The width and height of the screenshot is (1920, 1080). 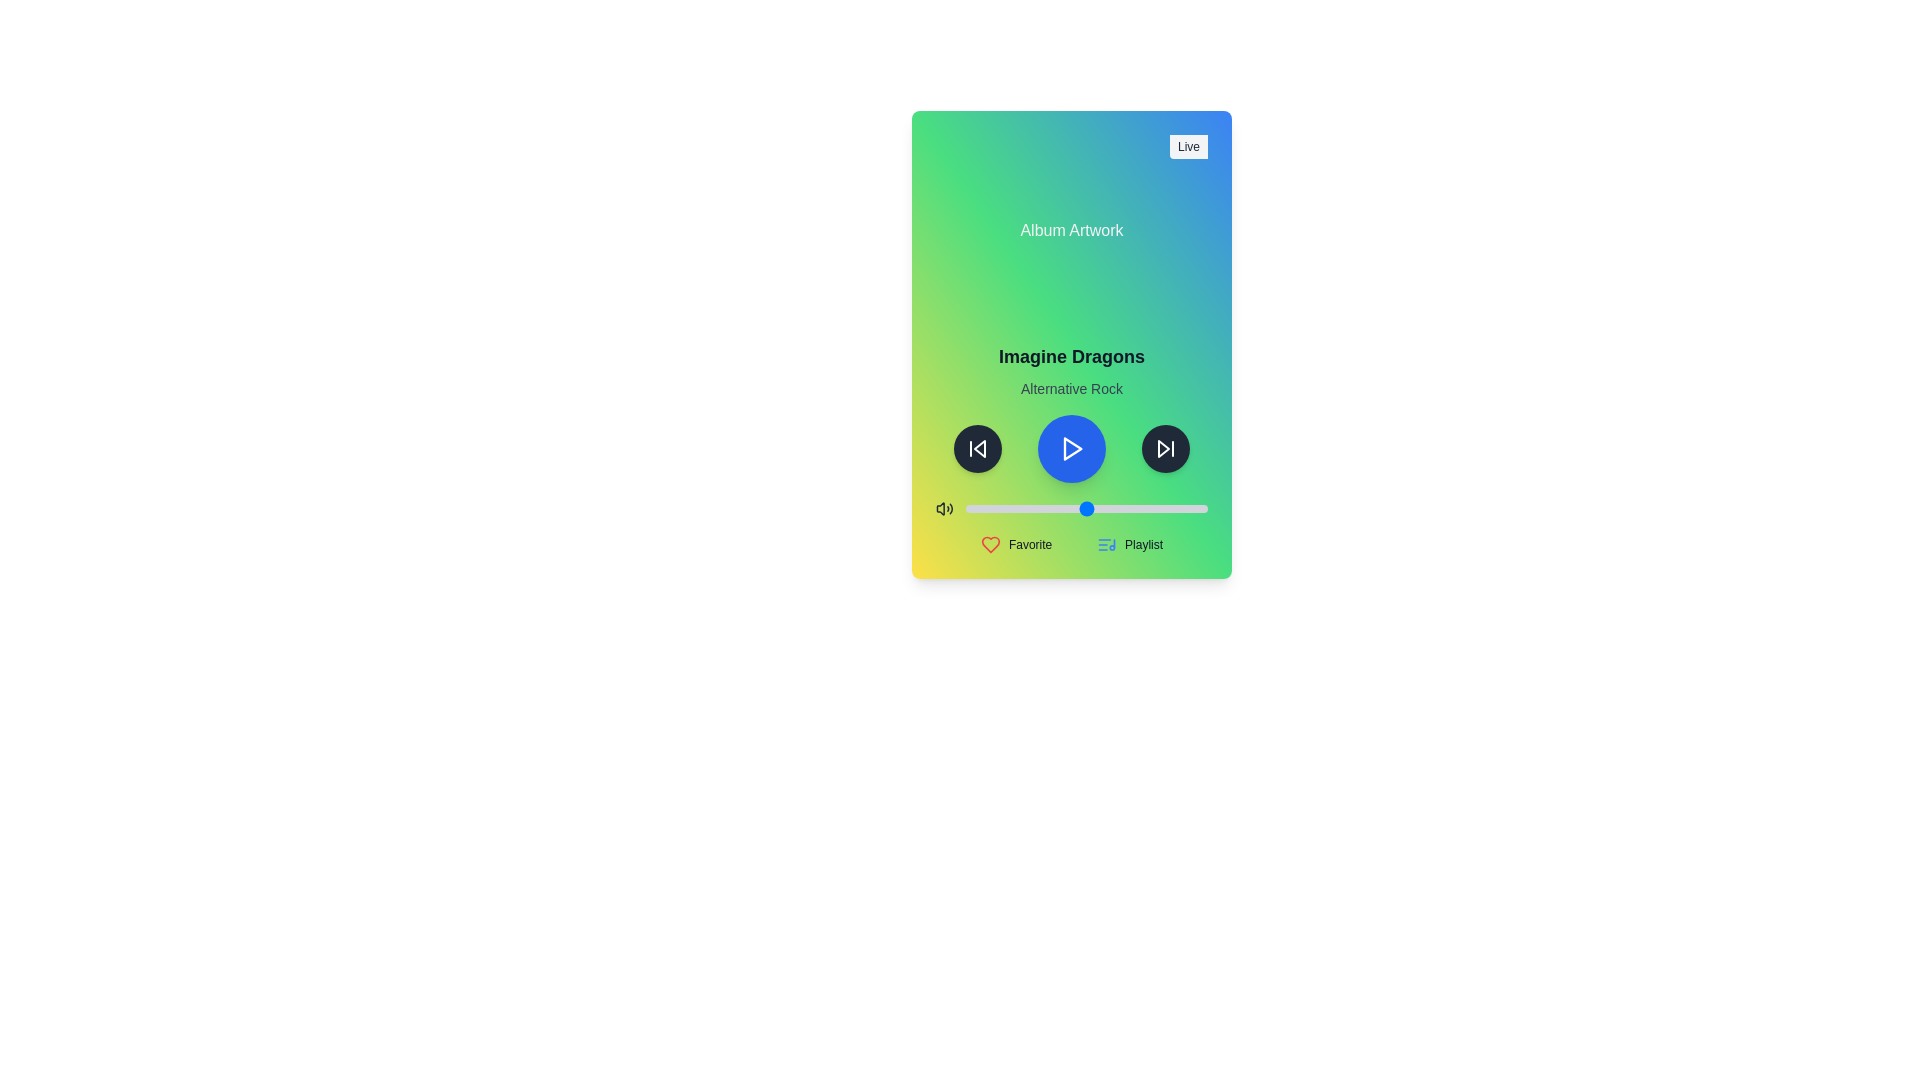 I want to click on the sound or volume icon located at the bottom left of the media player interface, so click(x=943, y=508).